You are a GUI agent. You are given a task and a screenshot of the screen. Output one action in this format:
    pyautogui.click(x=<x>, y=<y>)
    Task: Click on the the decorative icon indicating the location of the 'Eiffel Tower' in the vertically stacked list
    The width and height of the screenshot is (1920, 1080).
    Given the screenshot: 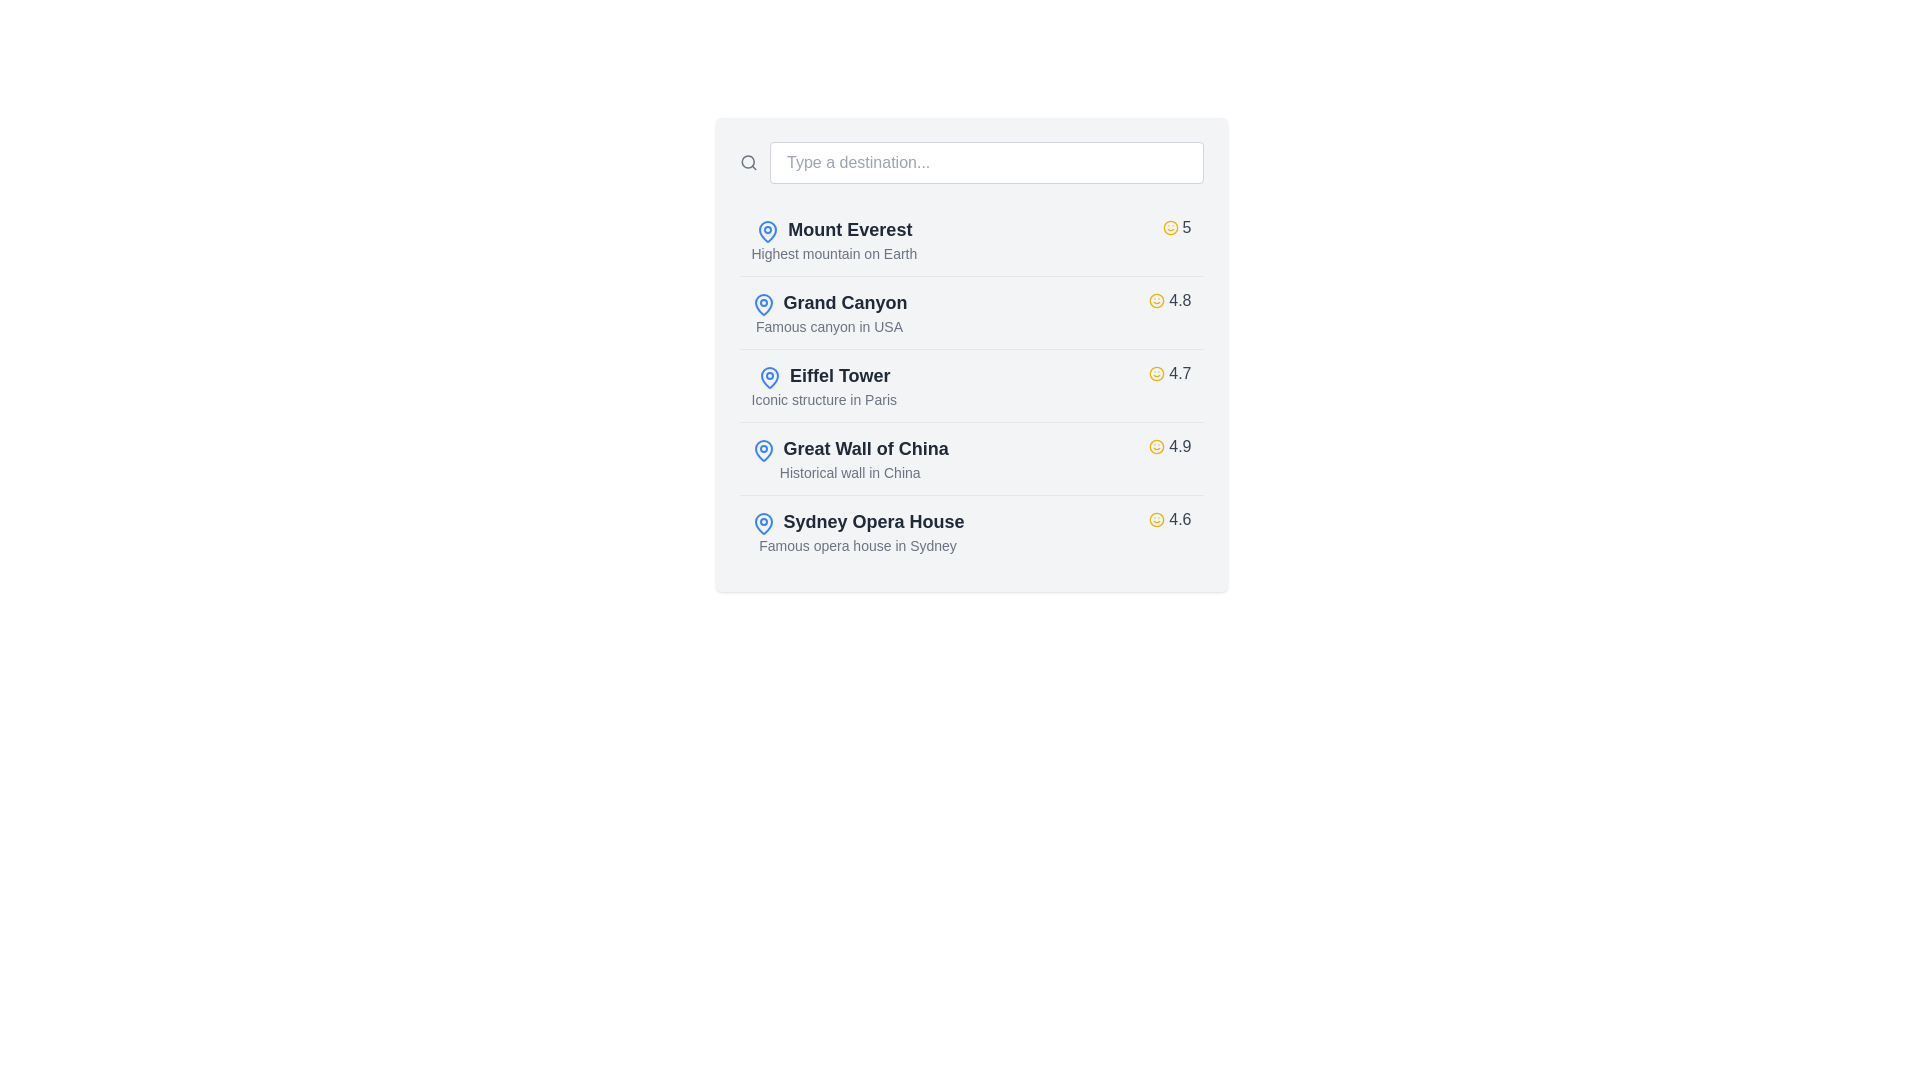 What is the action you would take?
    pyautogui.click(x=768, y=377)
    